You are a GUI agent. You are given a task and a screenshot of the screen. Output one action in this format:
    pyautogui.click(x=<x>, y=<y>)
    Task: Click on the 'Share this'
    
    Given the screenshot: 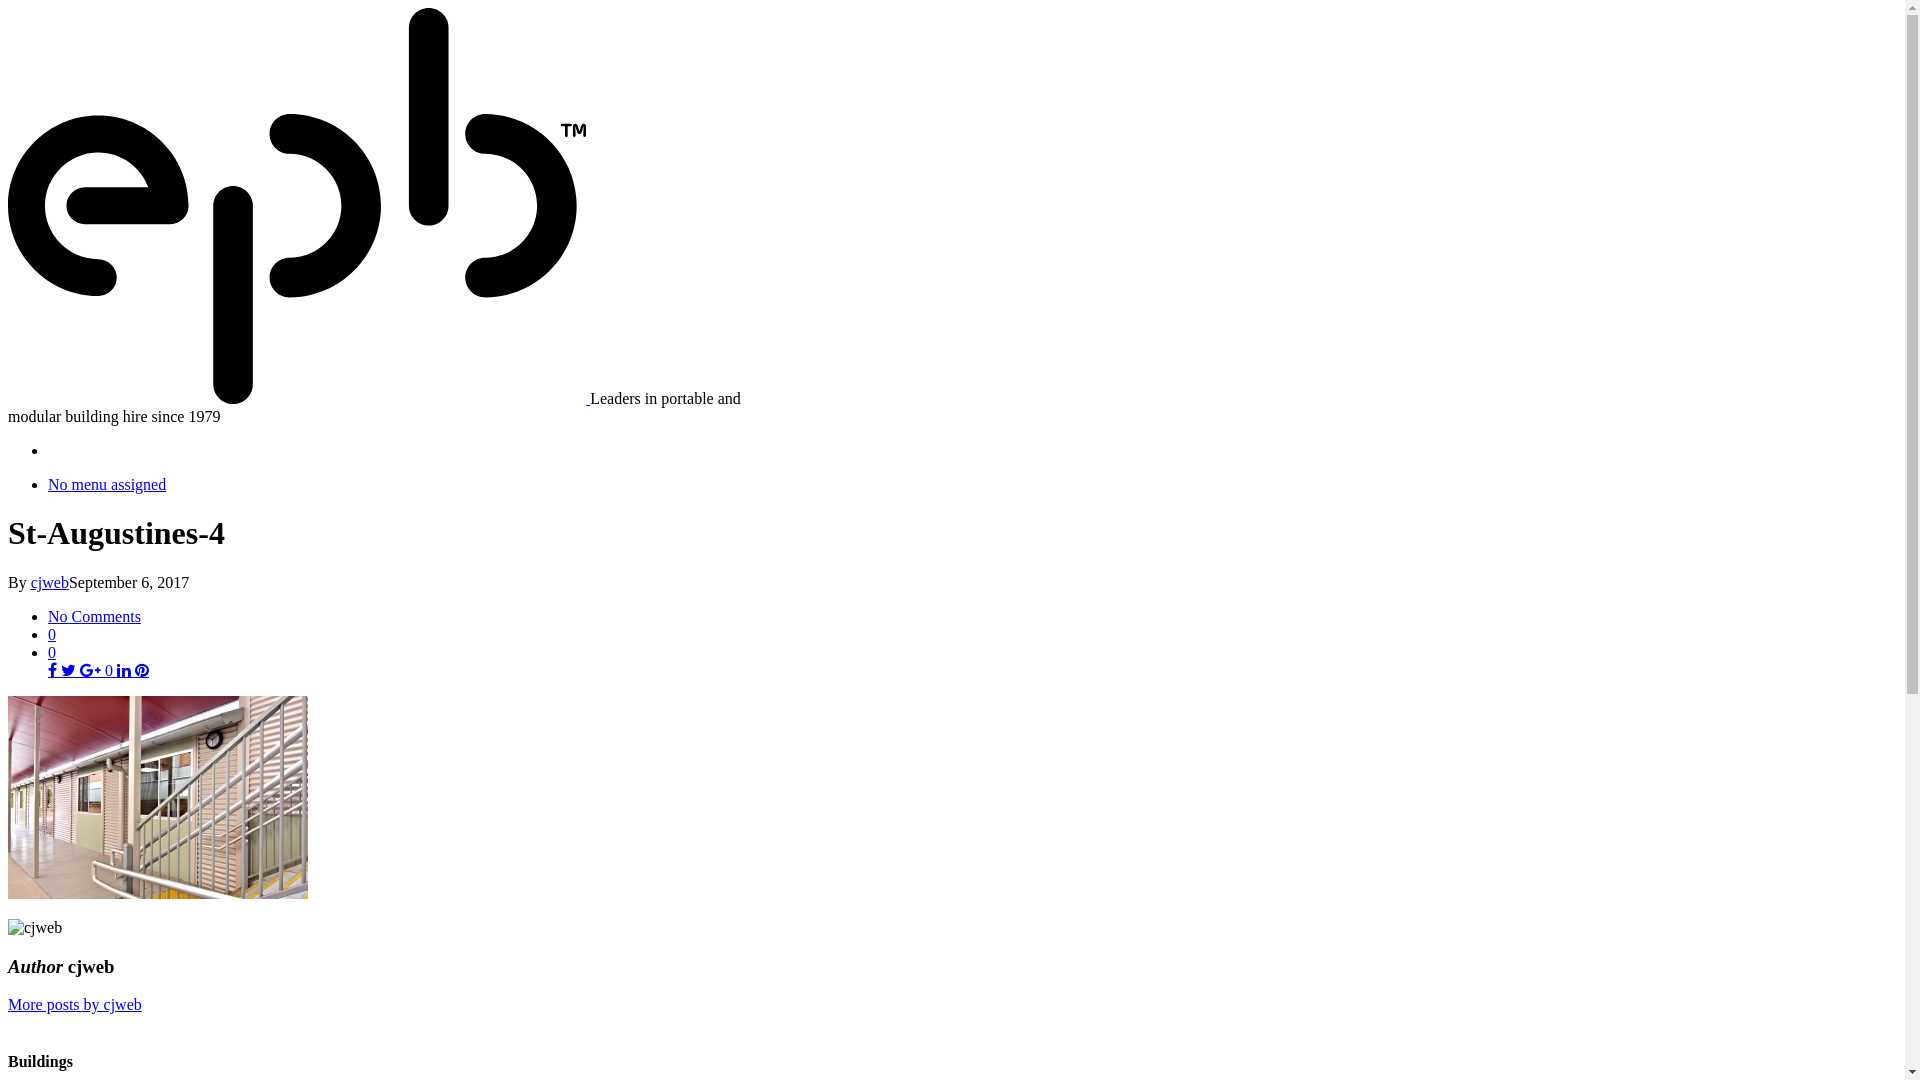 What is the action you would take?
    pyautogui.click(x=123, y=670)
    